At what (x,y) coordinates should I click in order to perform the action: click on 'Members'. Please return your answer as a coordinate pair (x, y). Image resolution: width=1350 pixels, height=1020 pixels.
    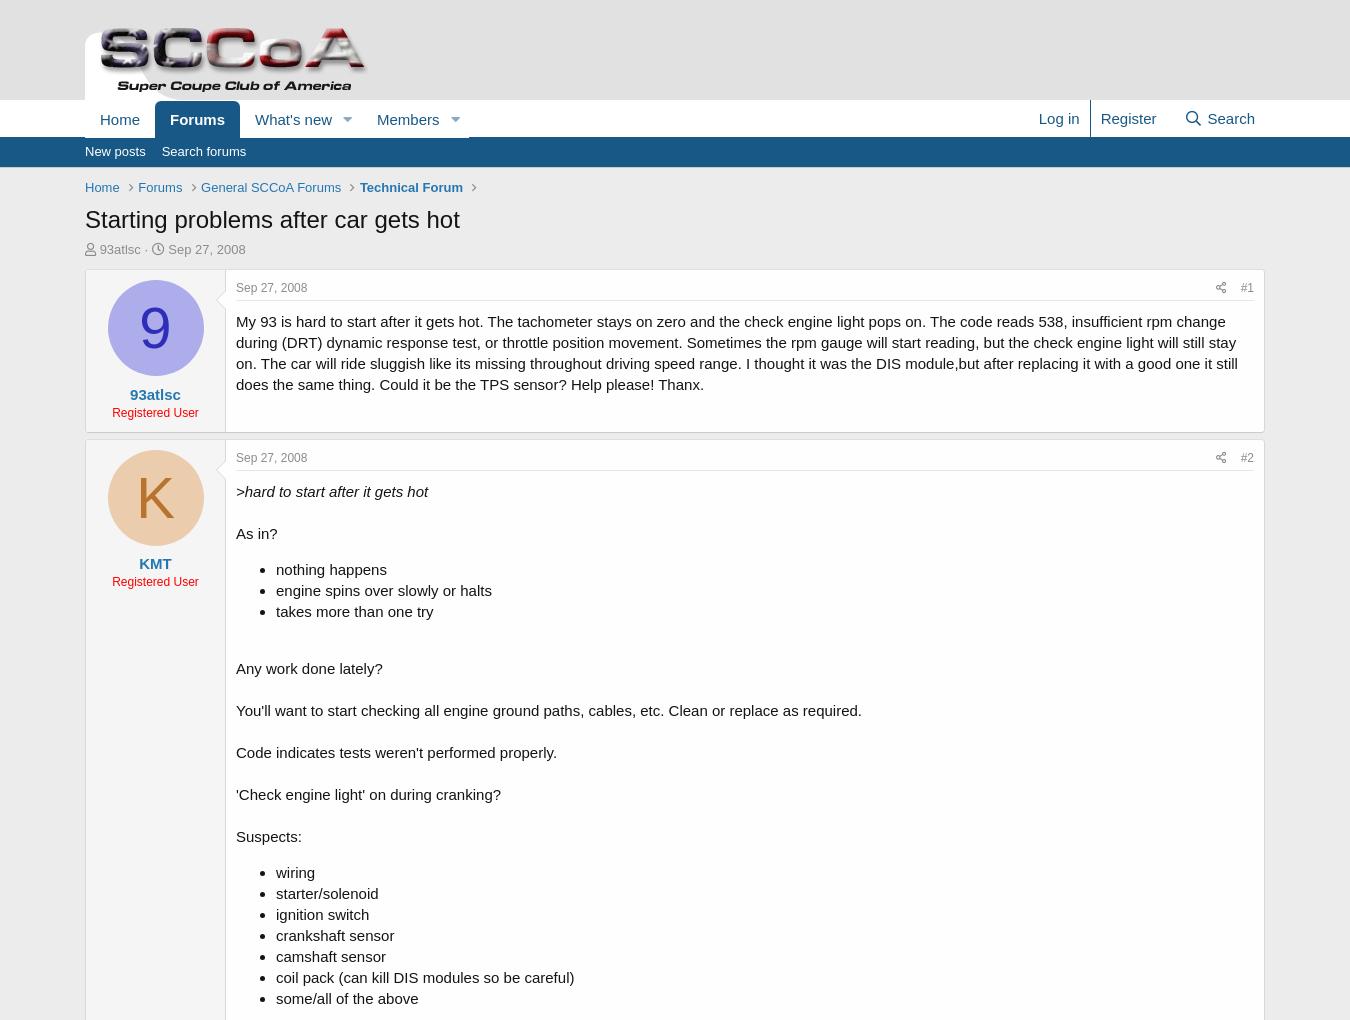
    Looking at the image, I should click on (407, 118).